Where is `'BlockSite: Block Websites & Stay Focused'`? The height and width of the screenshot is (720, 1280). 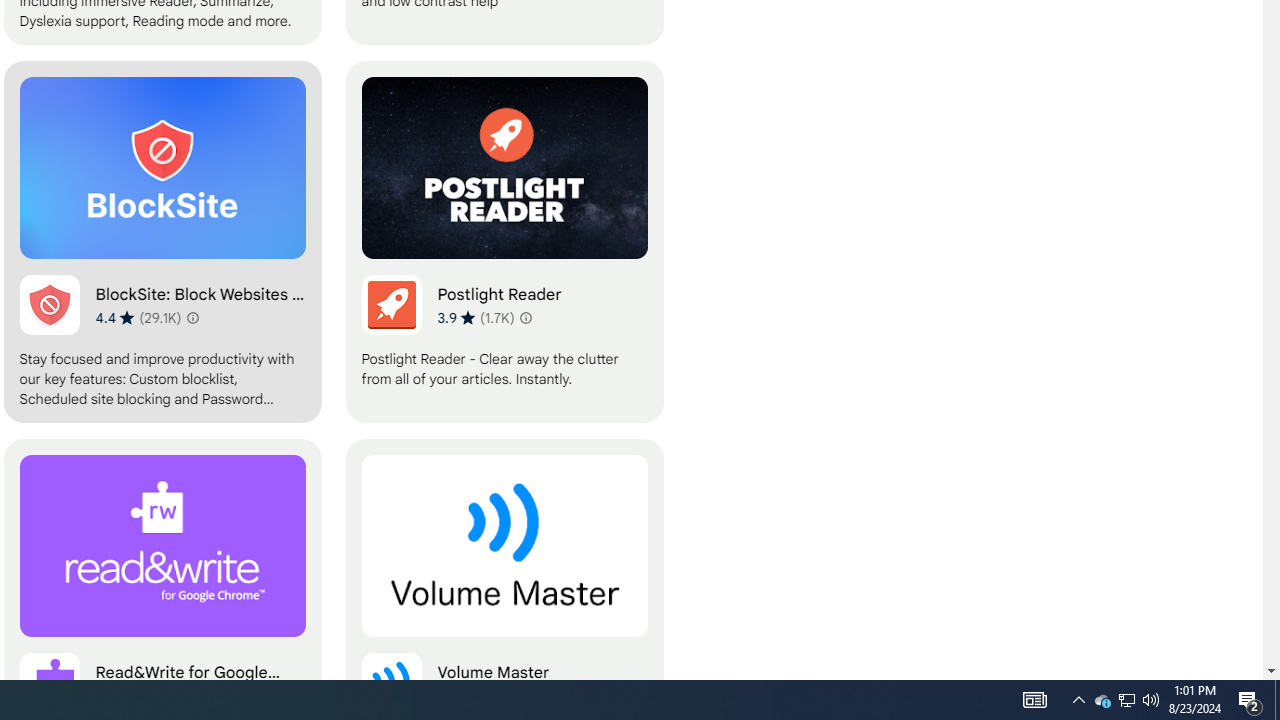
'BlockSite: Block Websites & Stay Focused' is located at coordinates (162, 241).